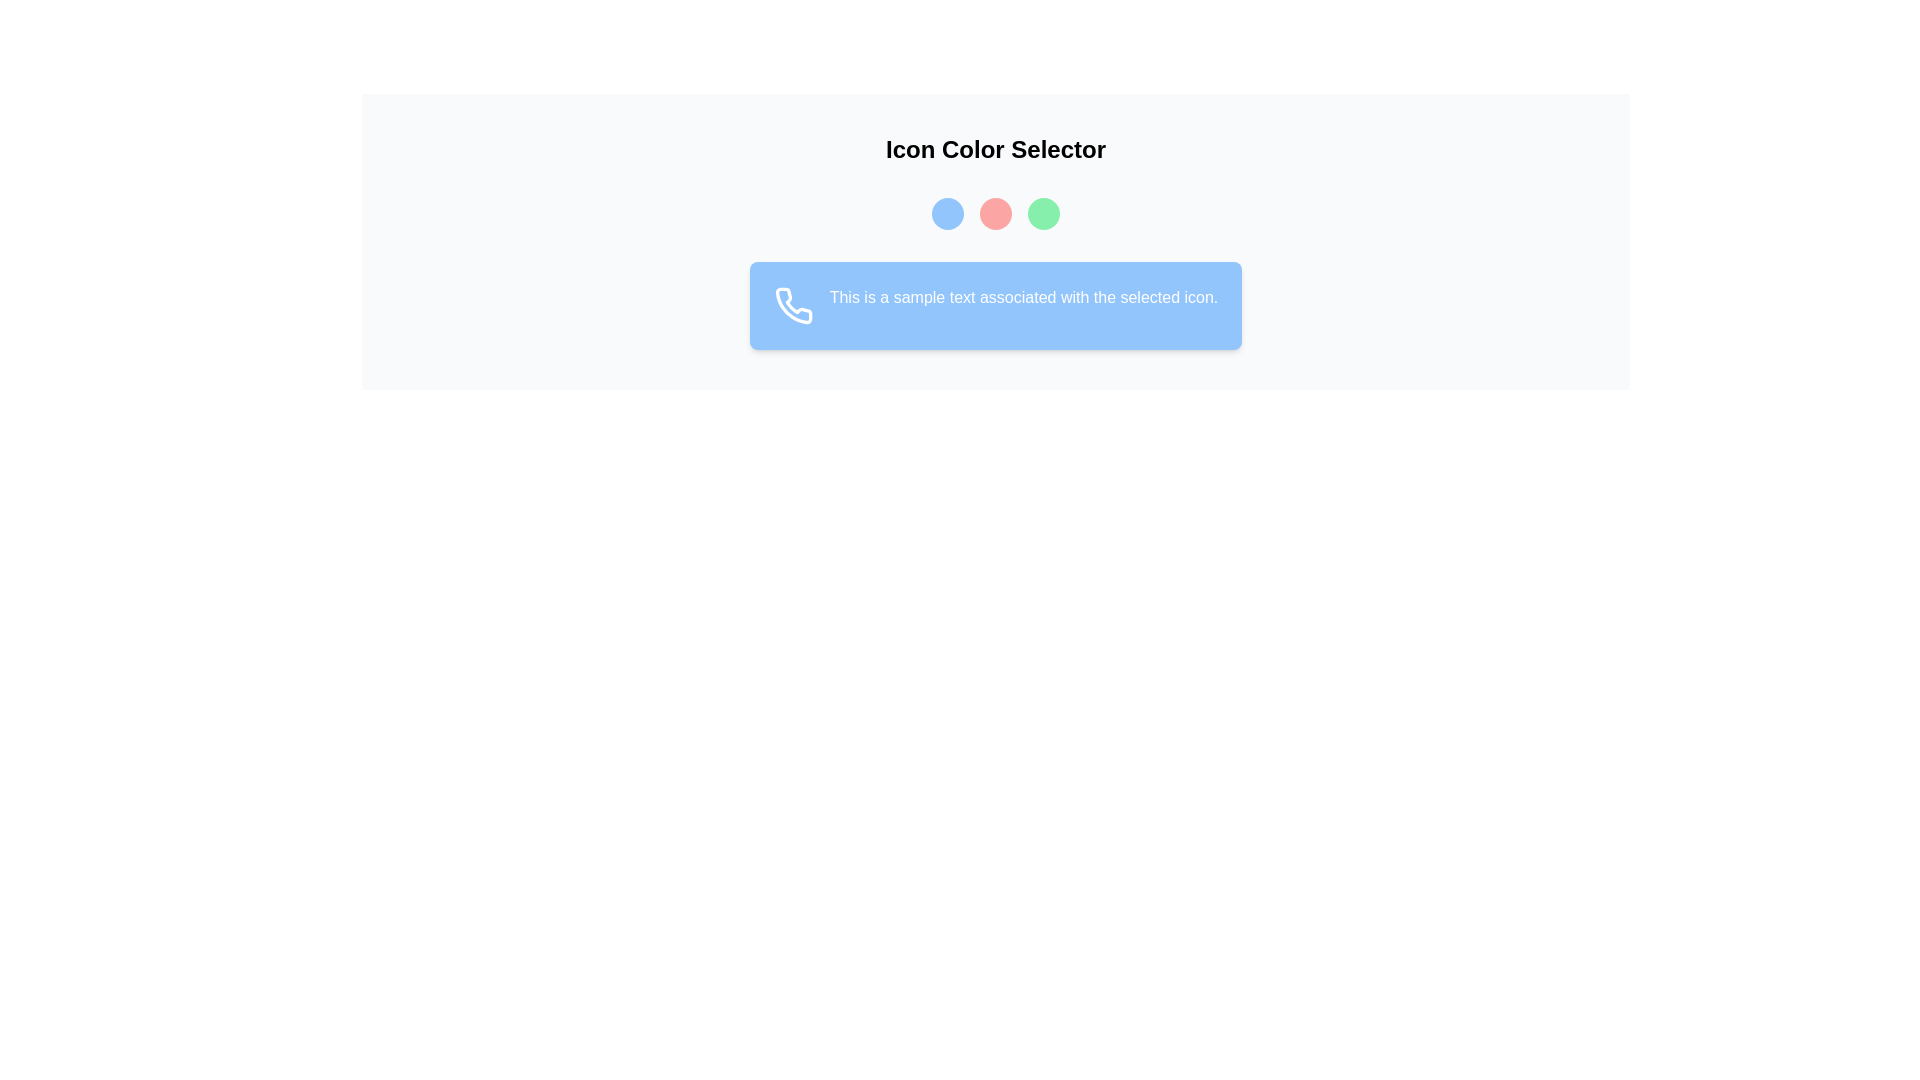  I want to click on the middle circular button in the horizontal row of three buttons, which is associated with the red theme, so click(996, 213).